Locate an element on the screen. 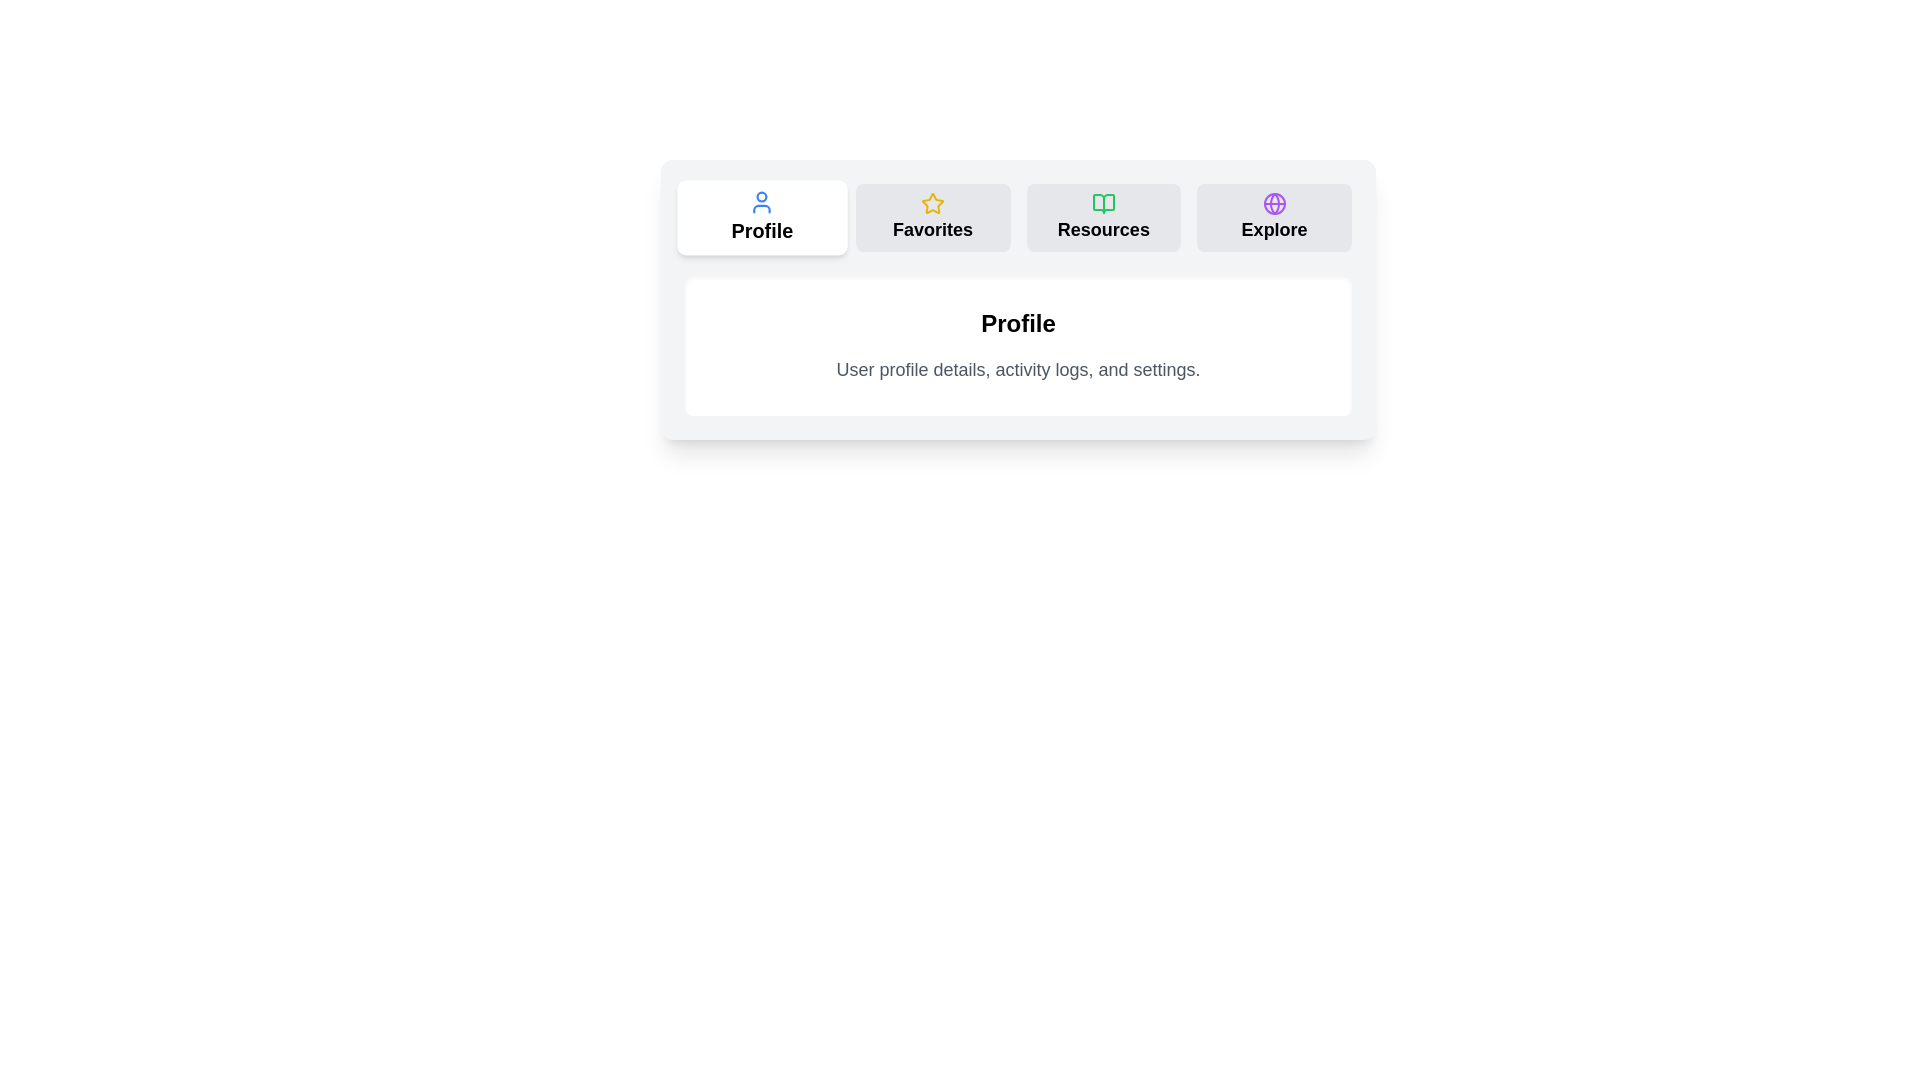 The width and height of the screenshot is (1920, 1080). the tab labeled Resources is located at coordinates (1102, 218).